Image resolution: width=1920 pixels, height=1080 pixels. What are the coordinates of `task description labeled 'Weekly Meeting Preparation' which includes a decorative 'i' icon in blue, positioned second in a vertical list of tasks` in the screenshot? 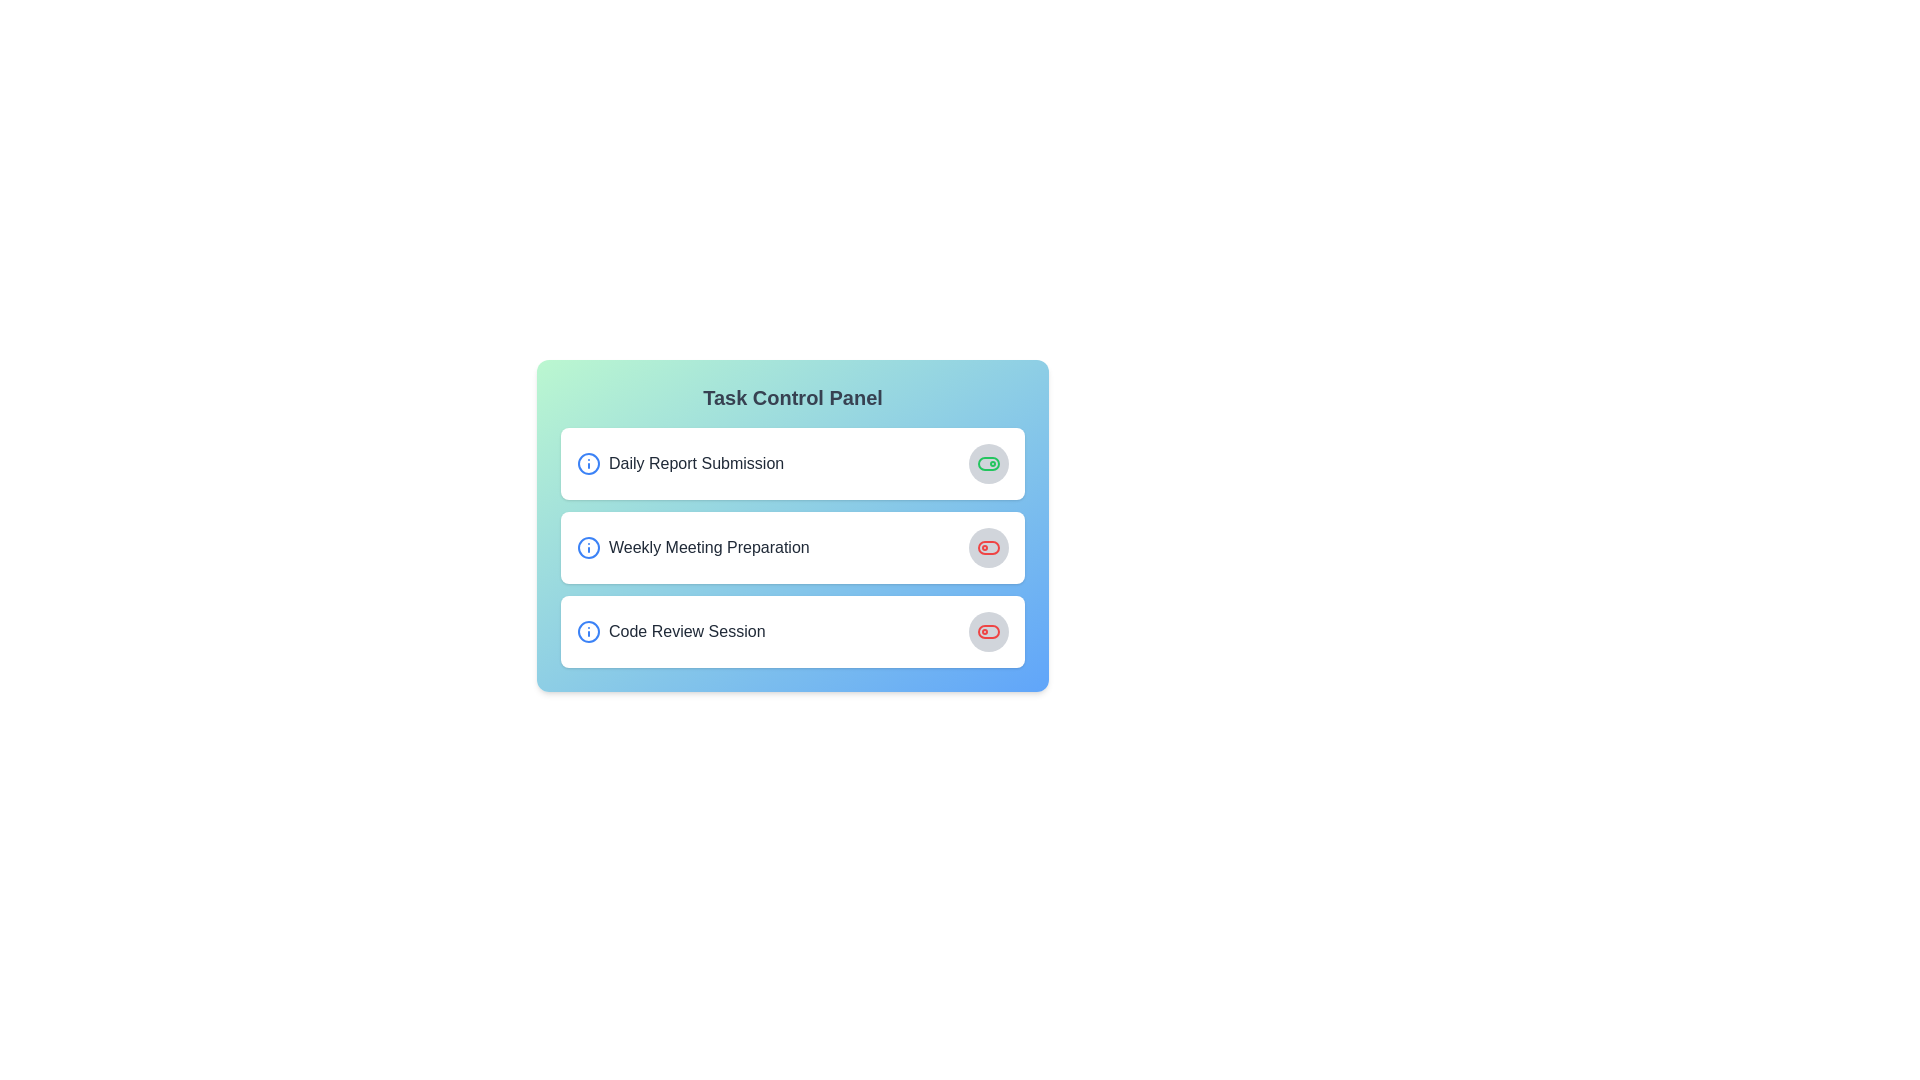 It's located at (693, 547).